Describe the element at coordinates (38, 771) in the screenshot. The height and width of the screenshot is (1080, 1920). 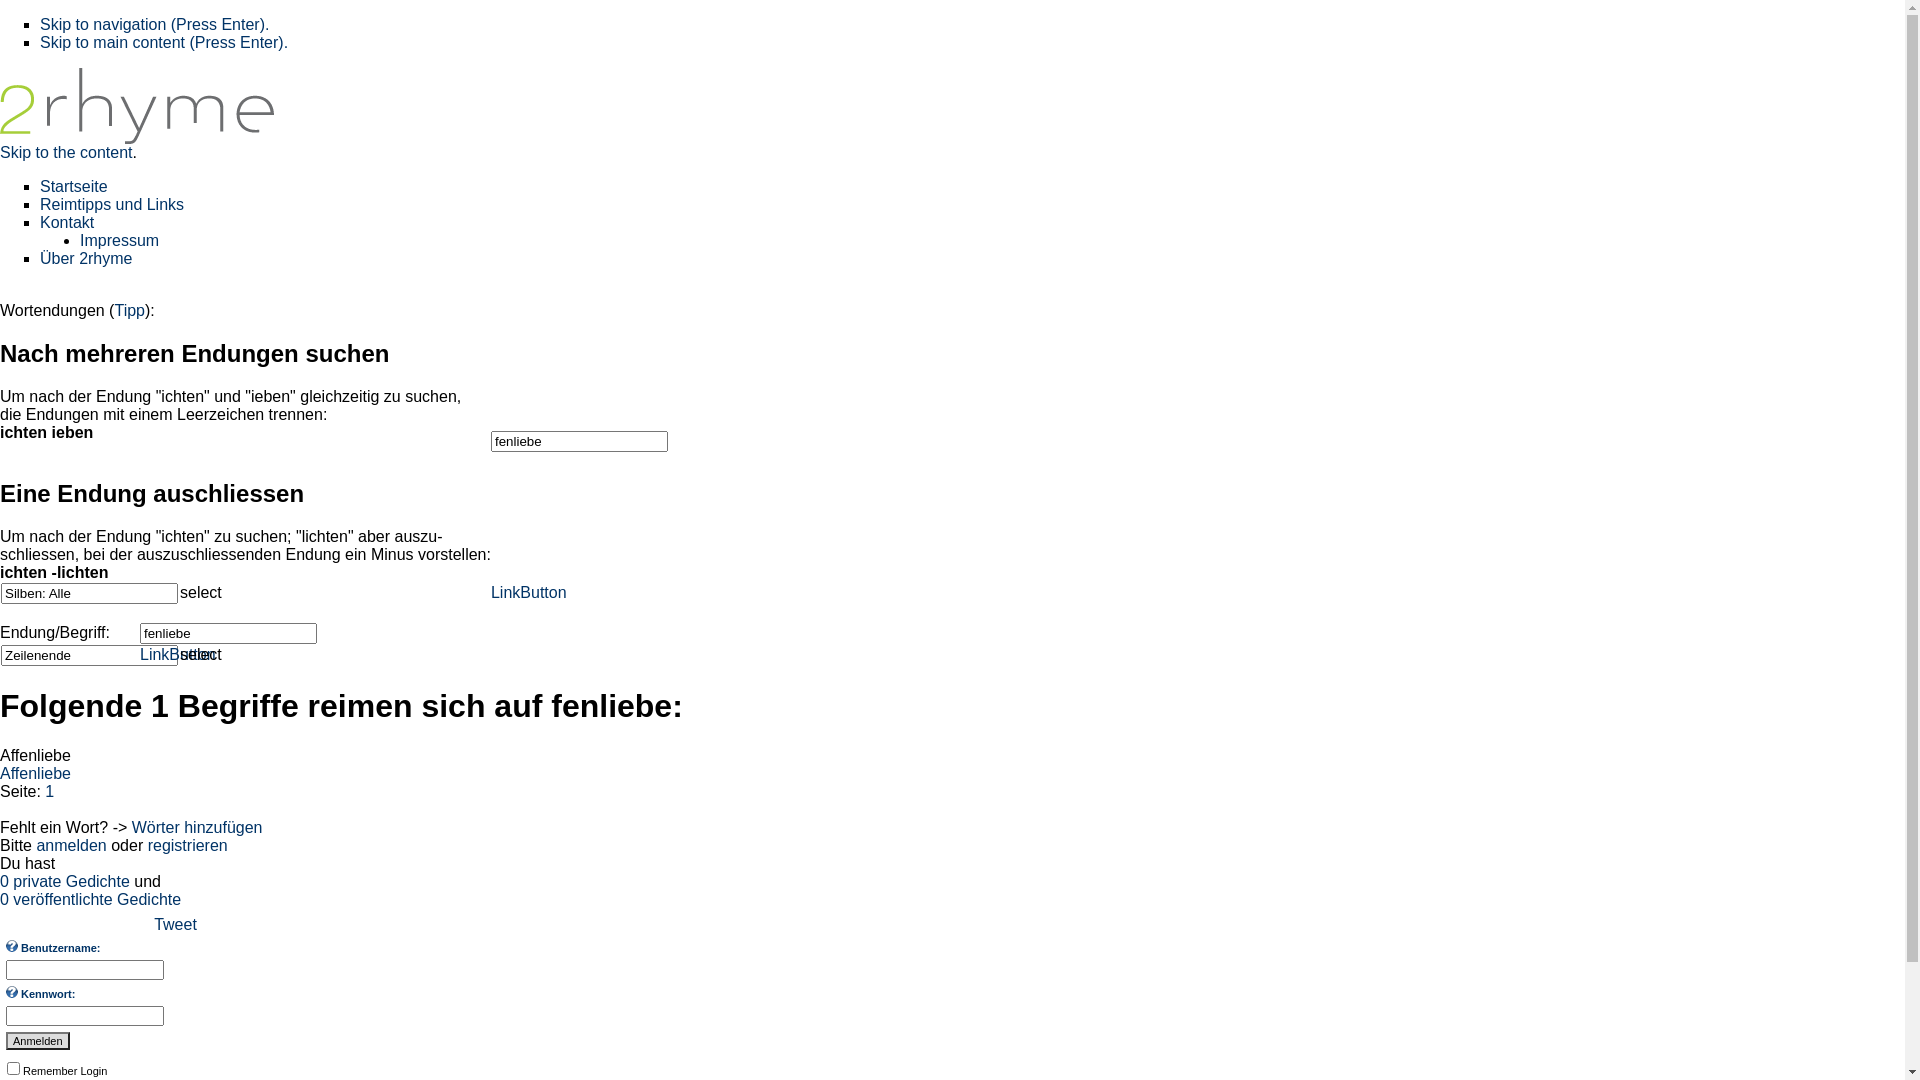
I see `'l'` at that location.